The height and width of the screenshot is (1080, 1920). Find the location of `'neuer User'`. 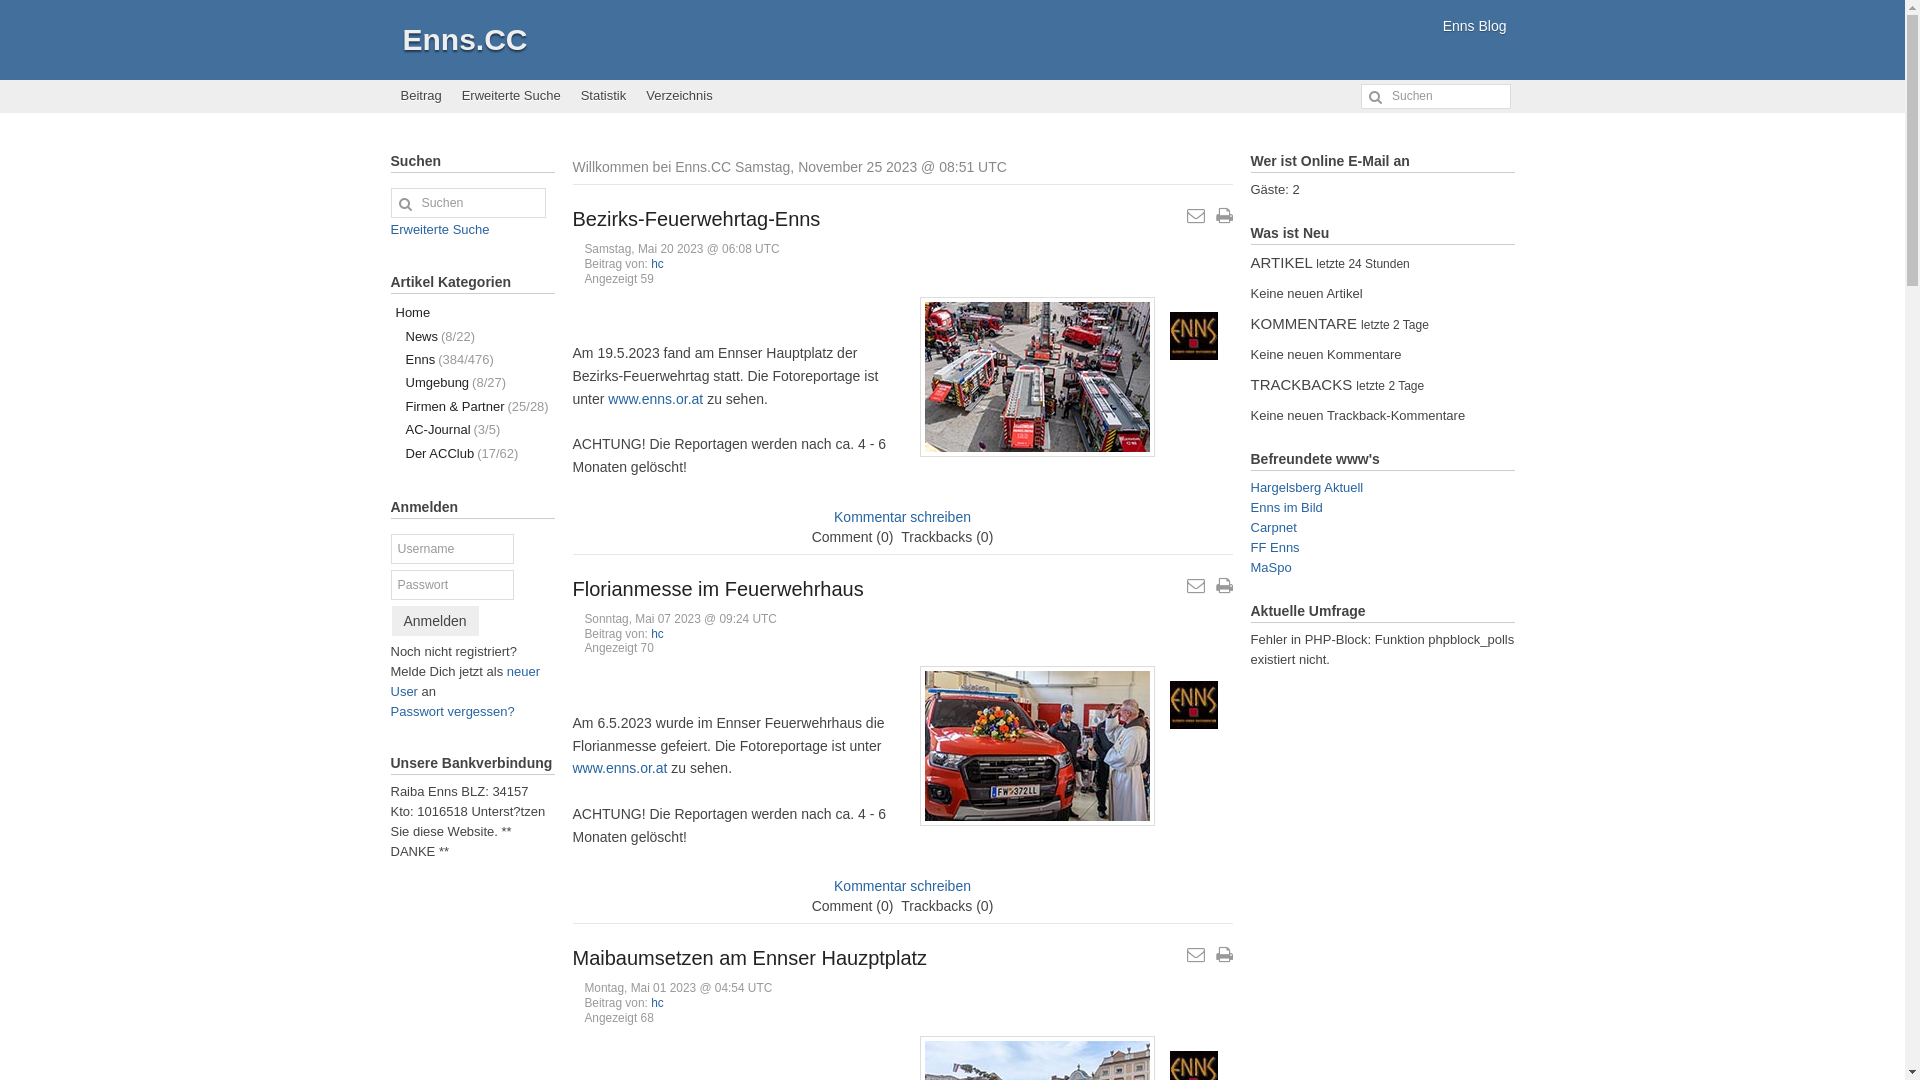

'neuer User' is located at coordinates (464, 680).